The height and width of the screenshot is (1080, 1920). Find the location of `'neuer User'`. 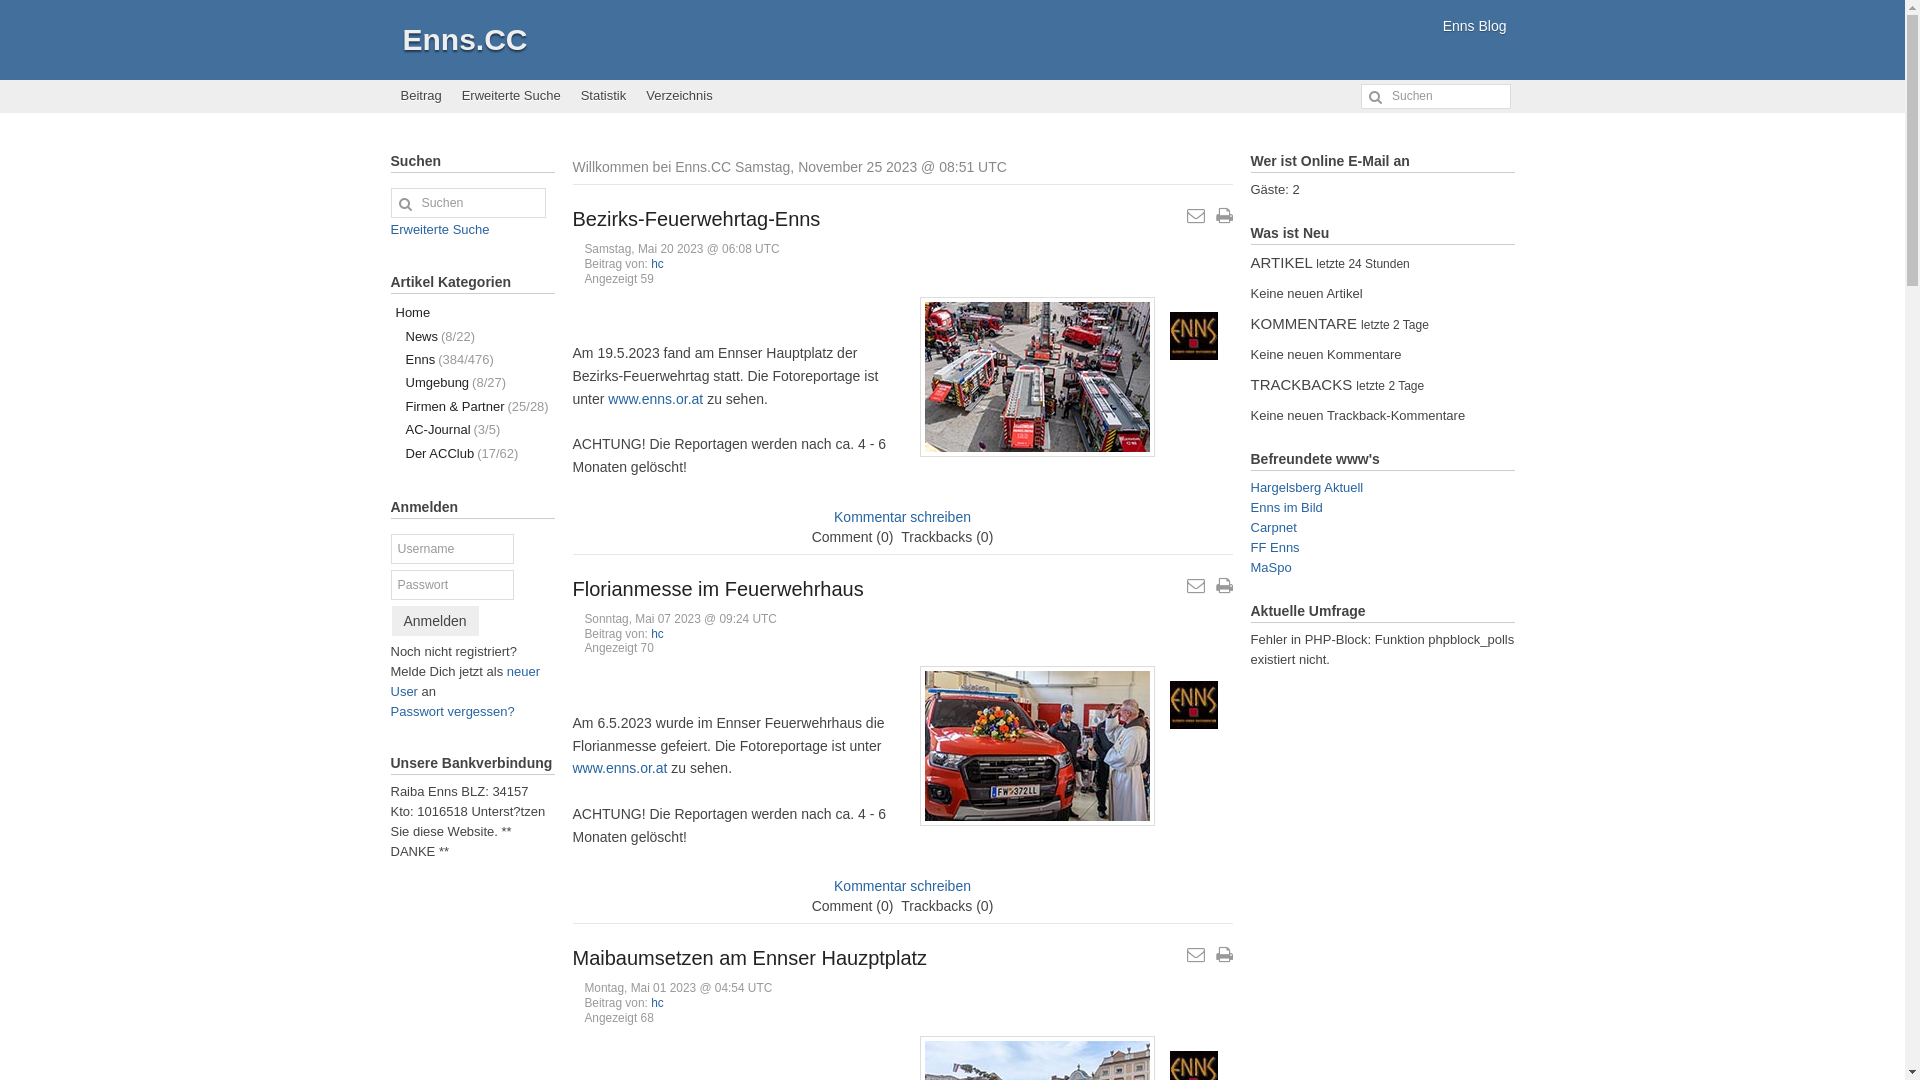

'neuer User' is located at coordinates (464, 680).